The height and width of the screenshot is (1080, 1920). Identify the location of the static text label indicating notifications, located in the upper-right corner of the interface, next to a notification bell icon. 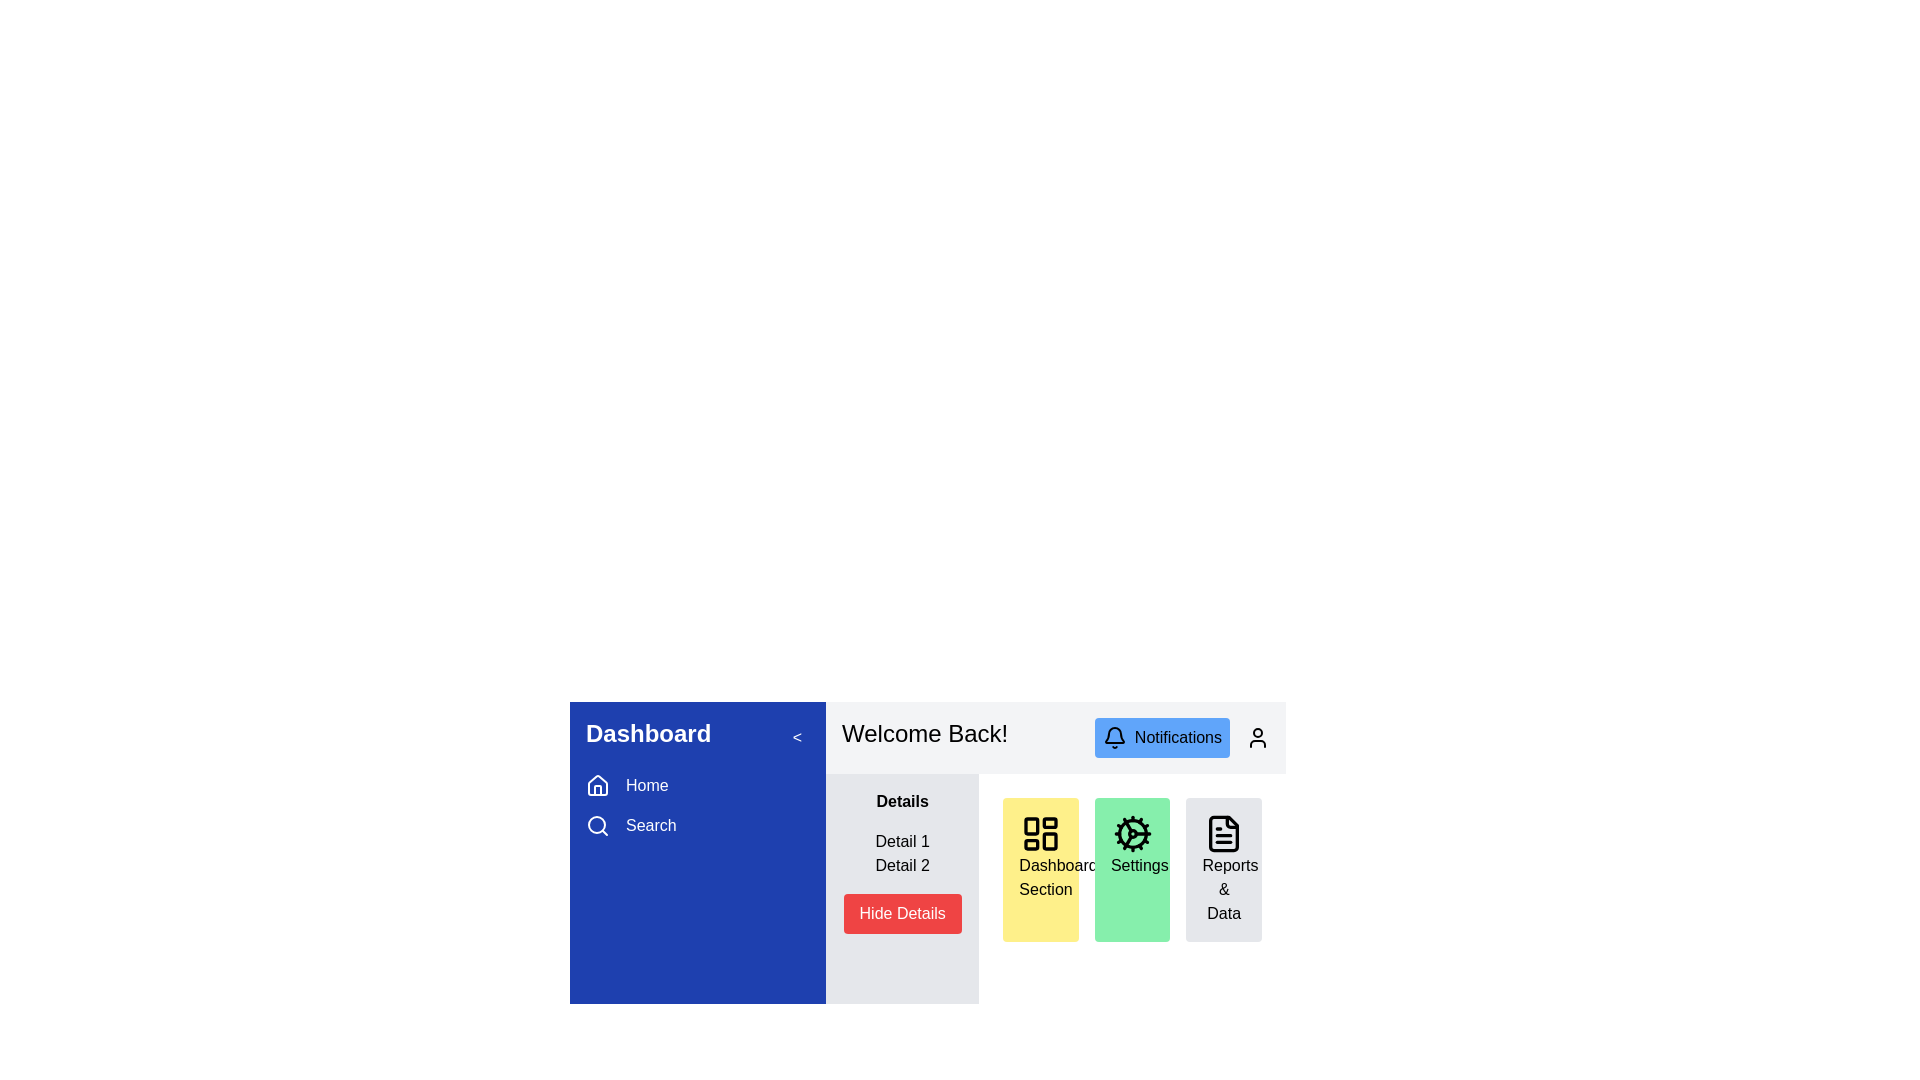
(1178, 737).